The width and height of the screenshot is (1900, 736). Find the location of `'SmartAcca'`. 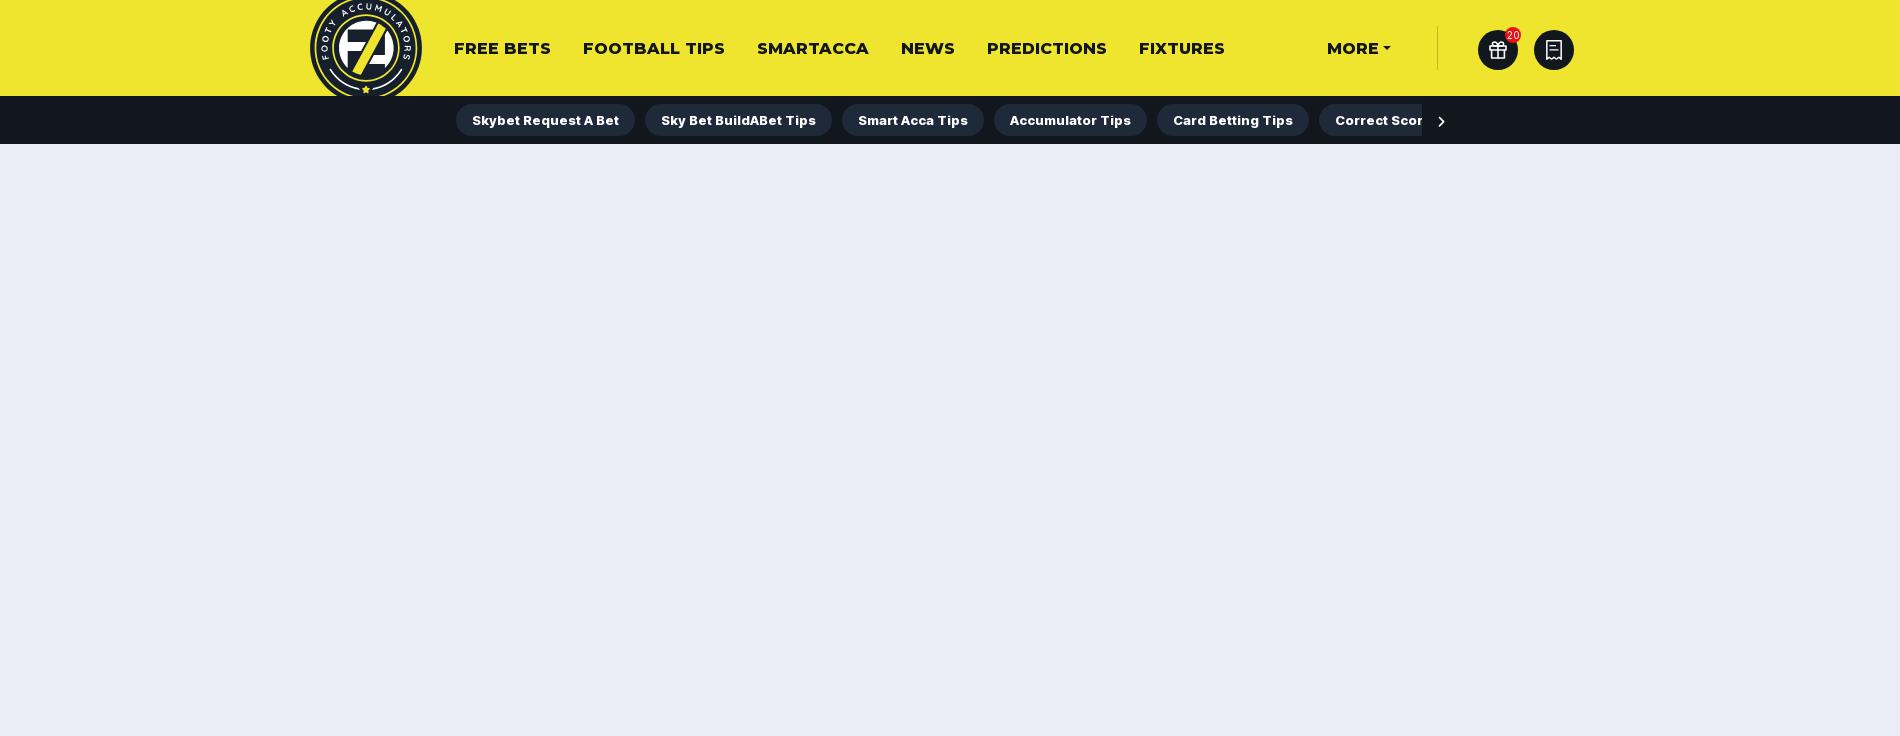

'SmartAcca' is located at coordinates (812, 48).